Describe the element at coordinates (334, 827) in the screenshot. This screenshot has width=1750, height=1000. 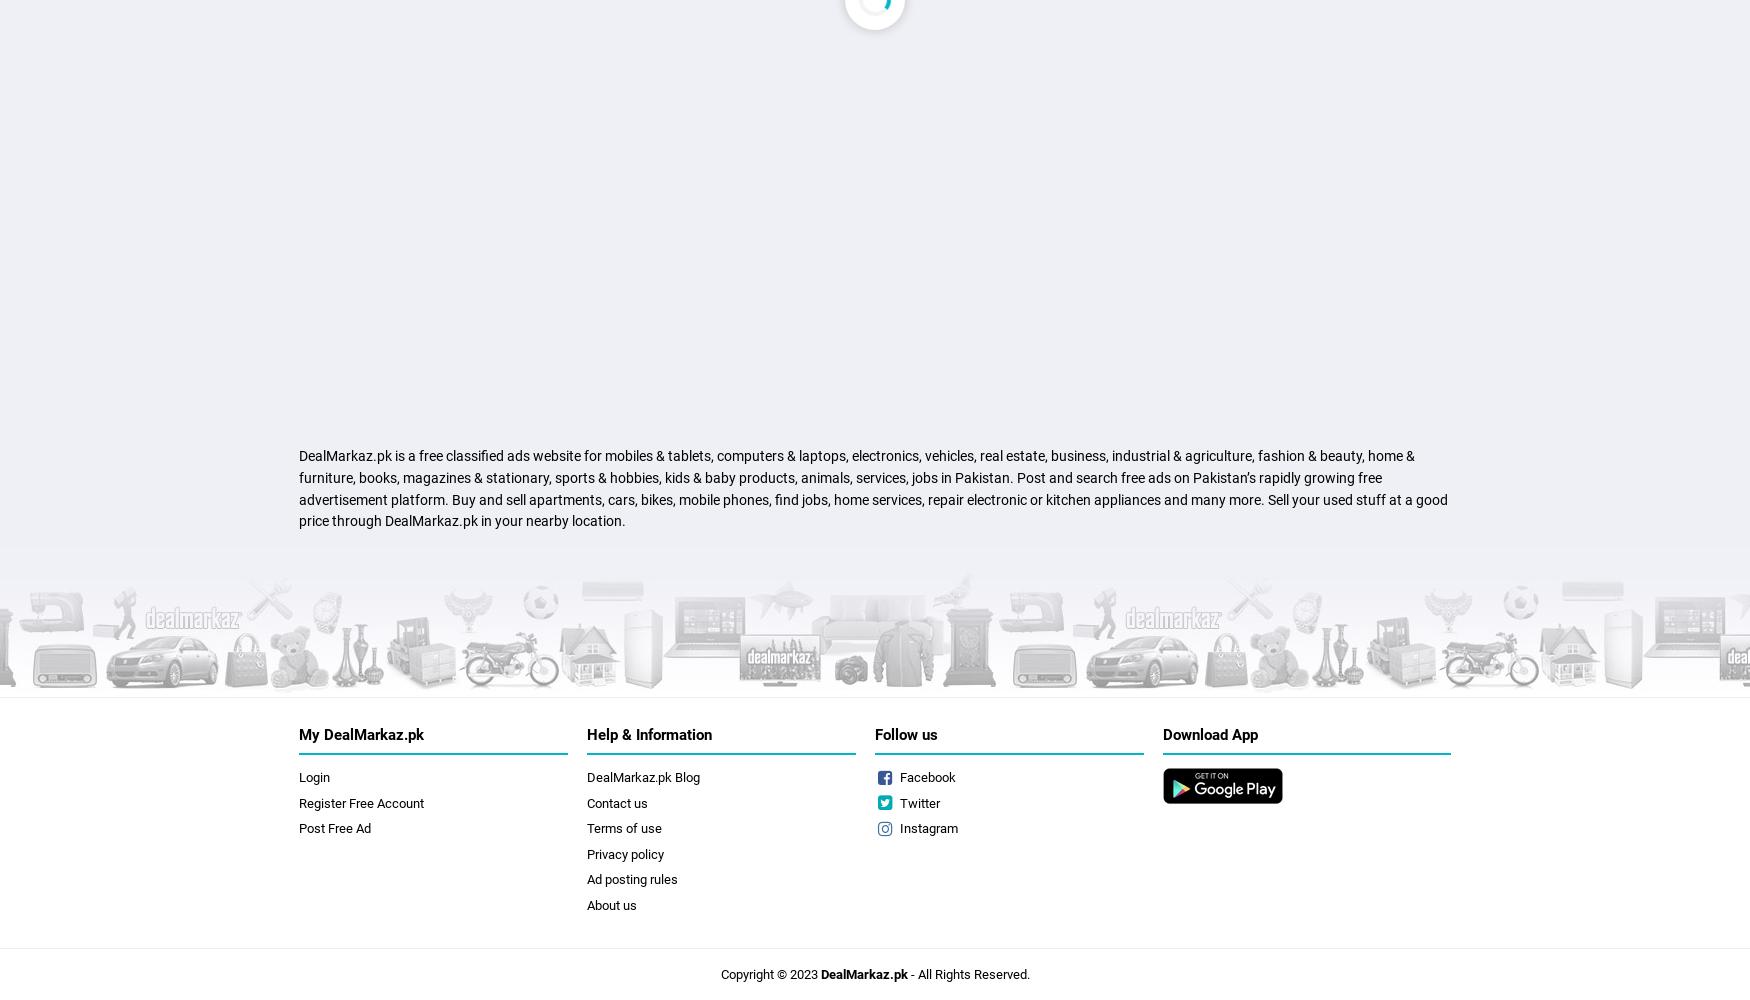
I see `'Post Free Ad'` at that location.